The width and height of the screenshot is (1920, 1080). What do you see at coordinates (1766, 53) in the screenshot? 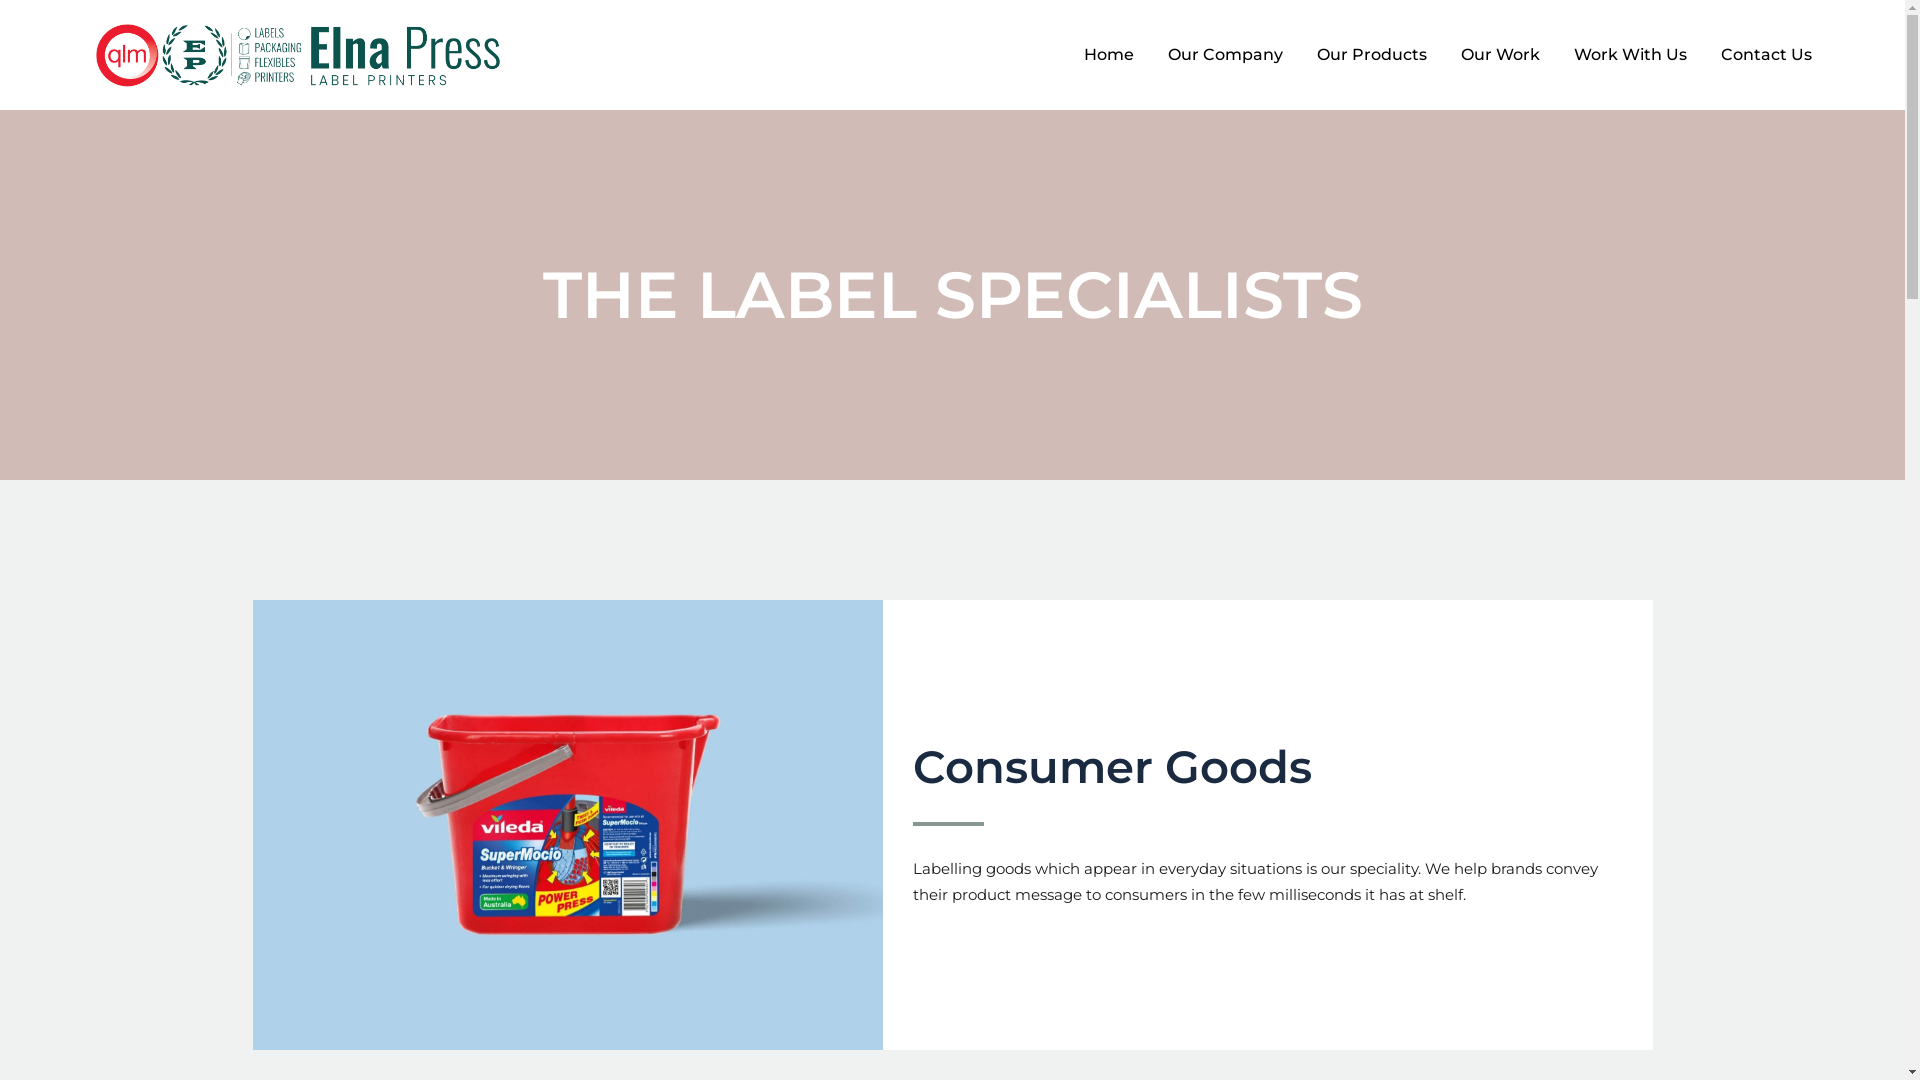
I see `'Contact Us'` at bounding box center [1766, 53].